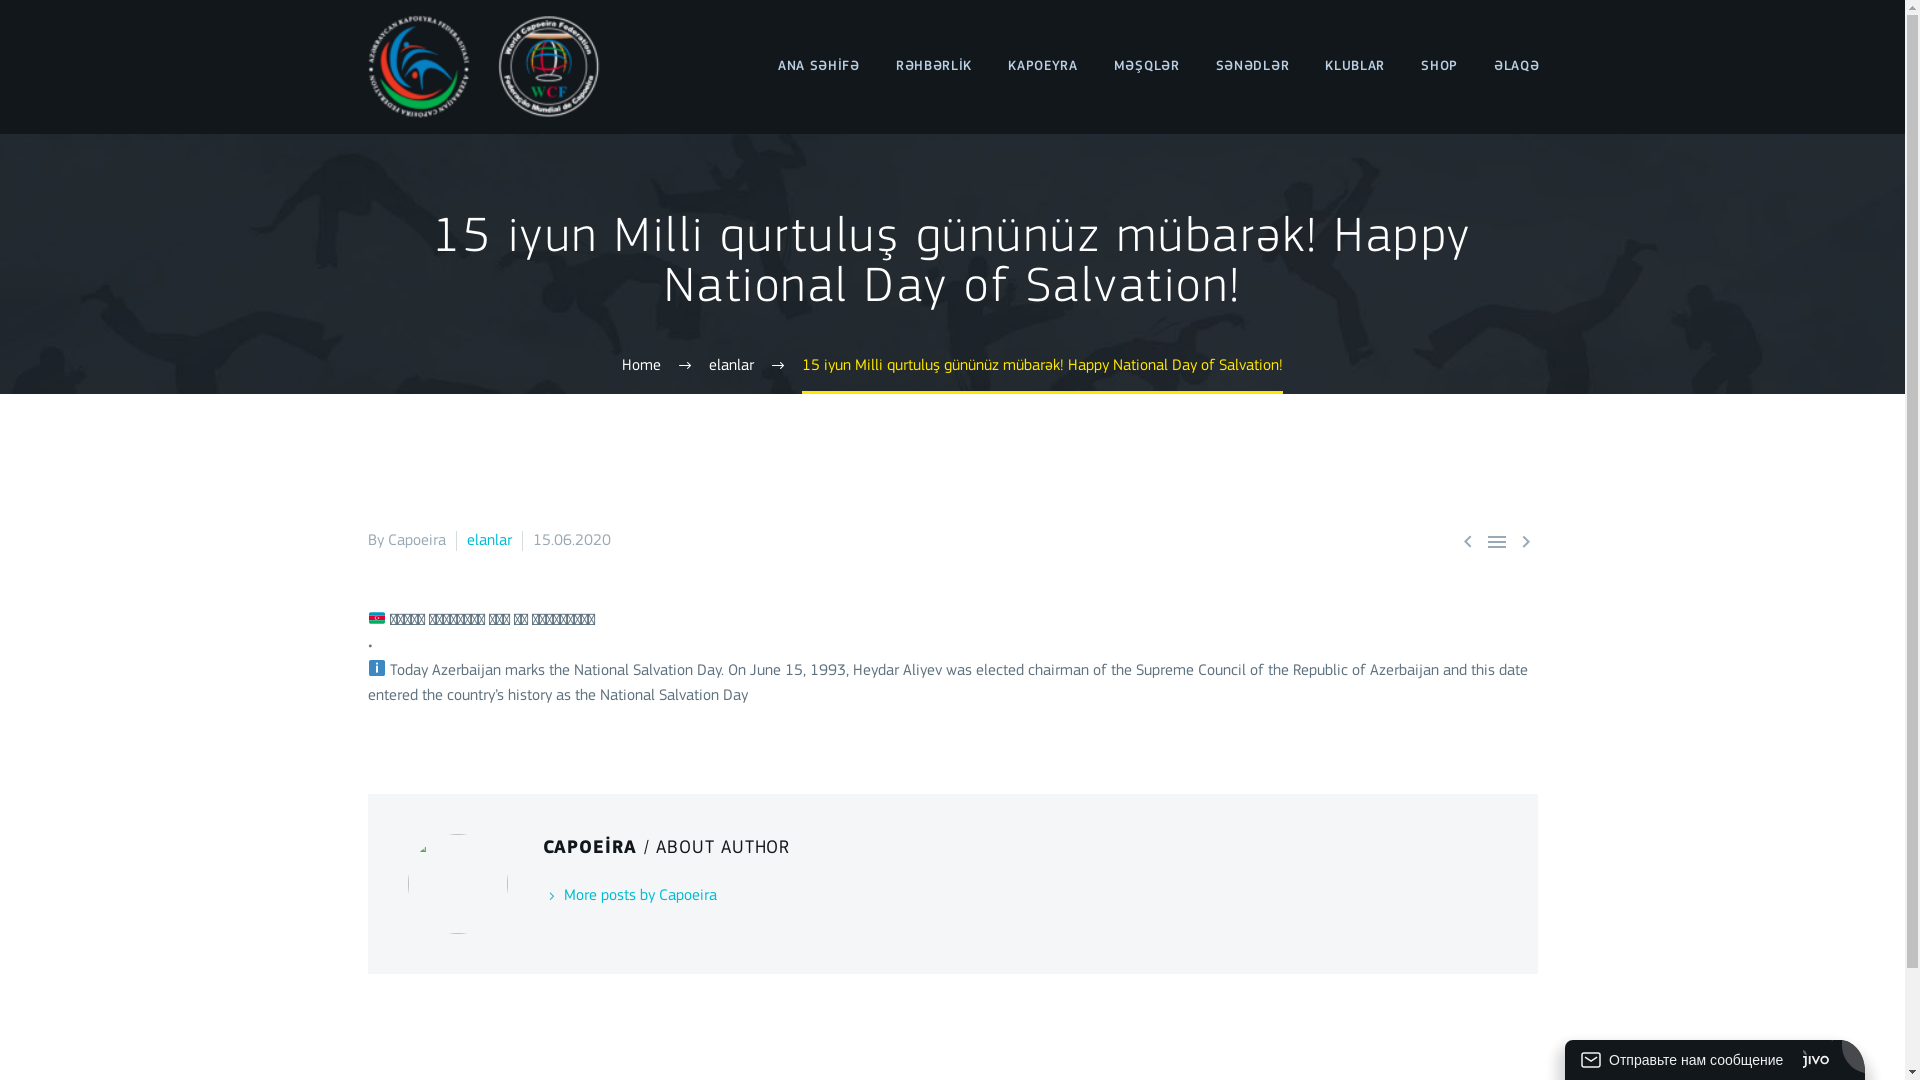 Image resolution: width=1920 pixels, height=1080 pixels. Describe the element at coordinates (641, 366) in the screenshot. I see `'Home'` at that location.